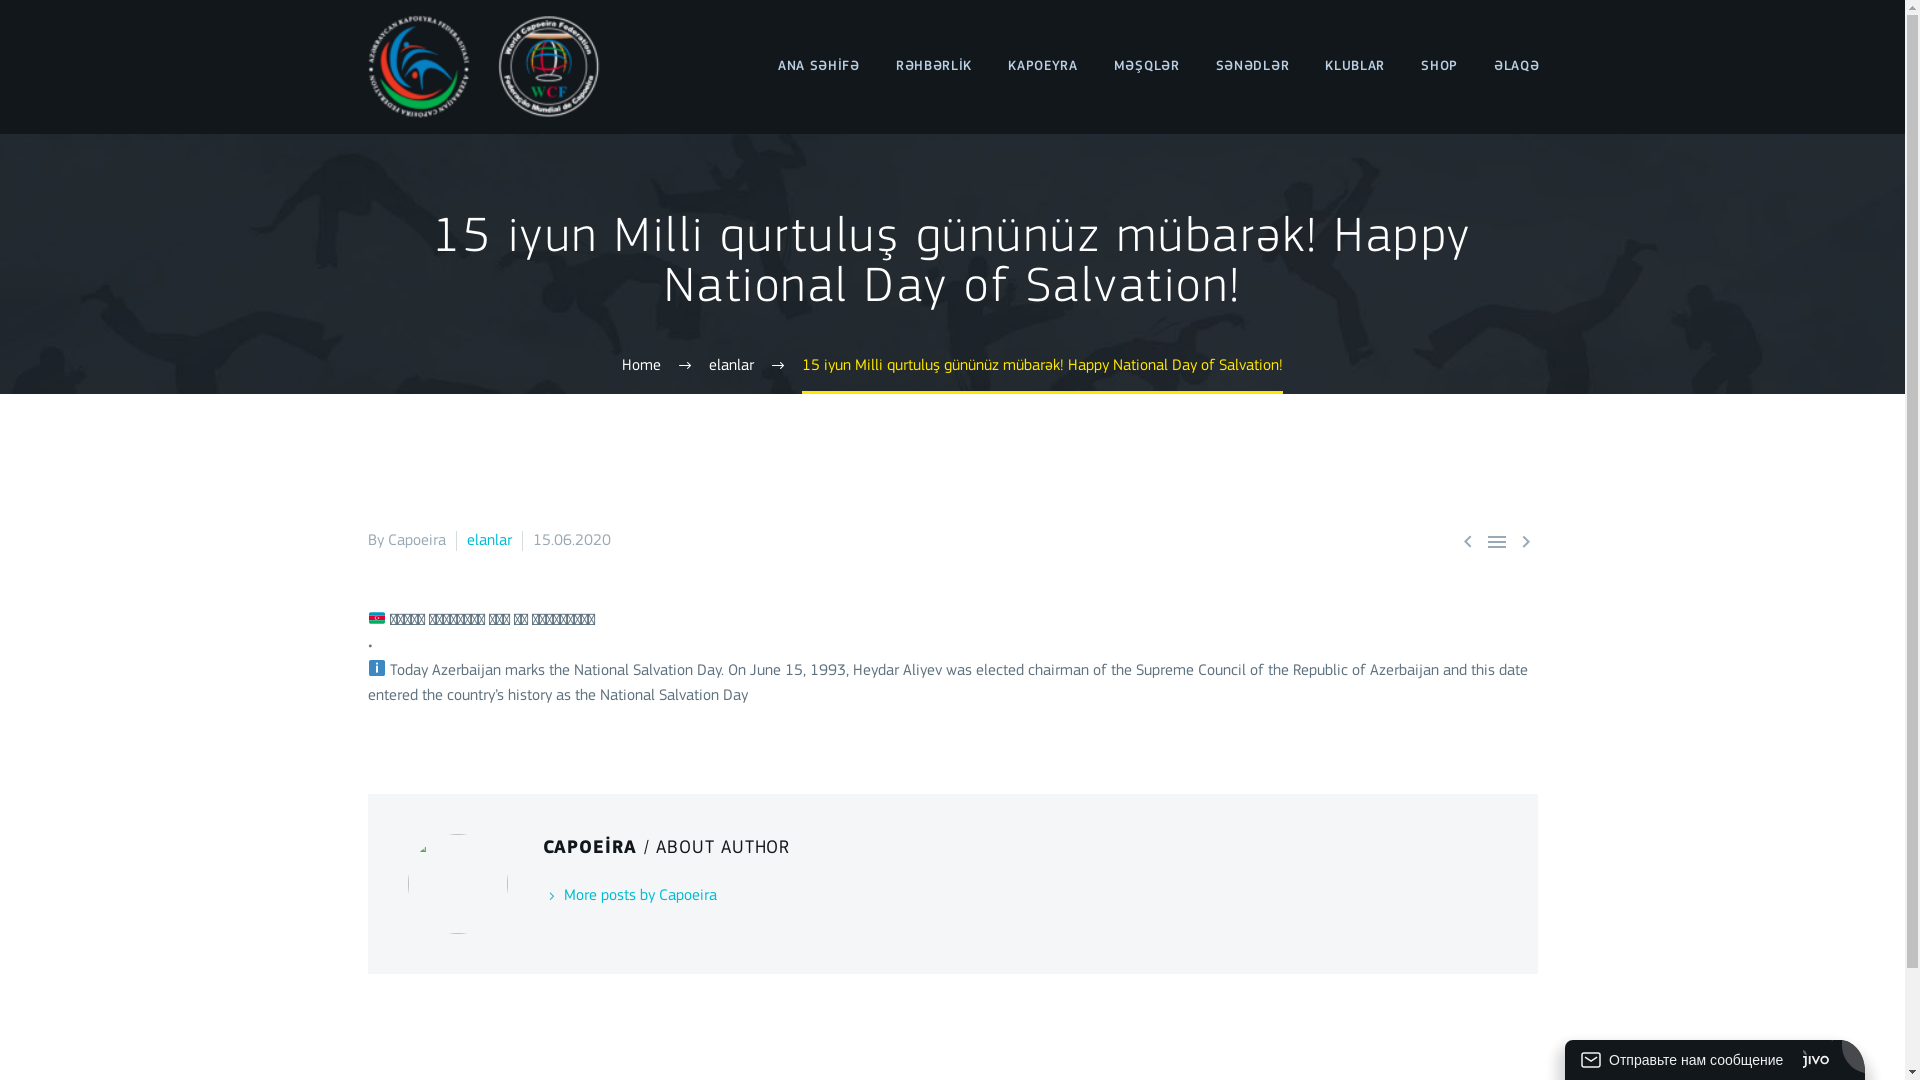 Image resolution: width=1920 pixels, height=1080 pixels. Describe the element at coordinates (641, 366) in the screenshot. I see `'Home'` at that location.